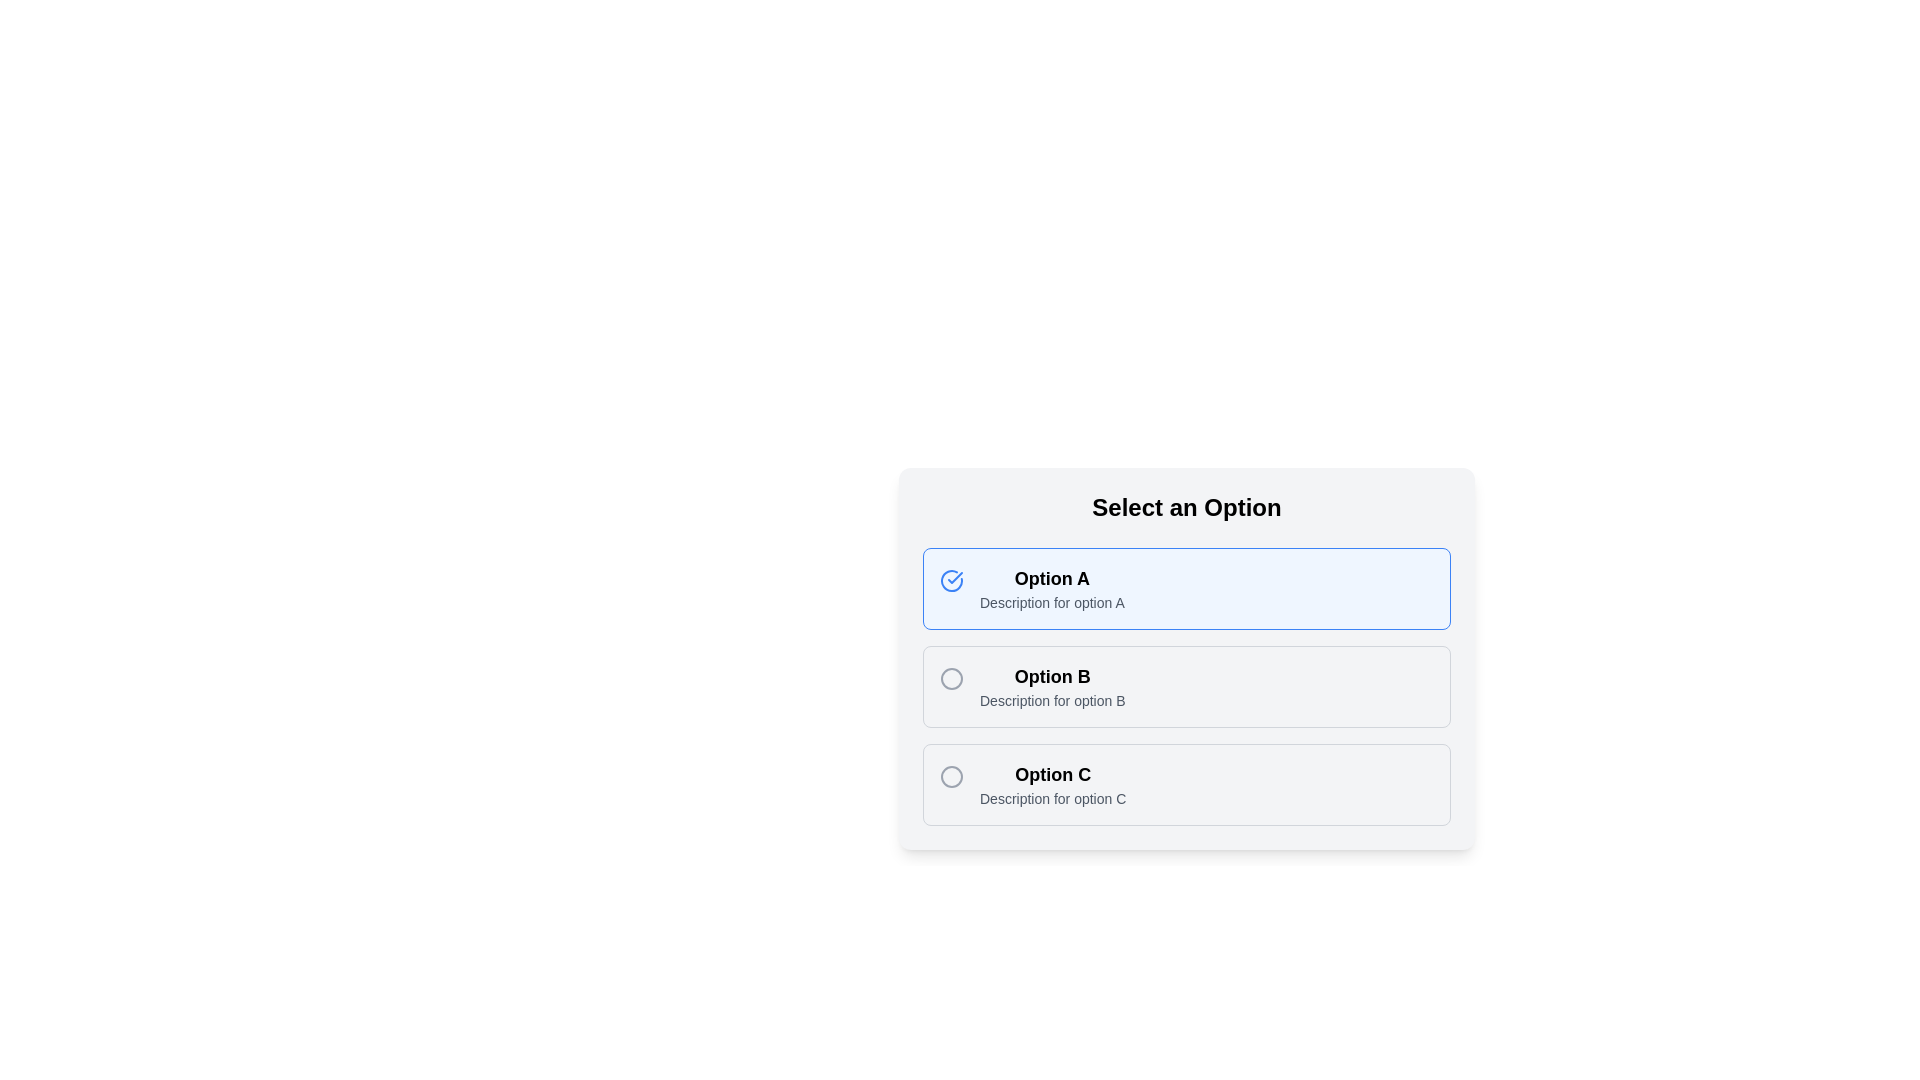 Image resolution: width=1920 pixels, height=1080 pixels. Describe the element at coordinates (1052, 784) in the screenshot. I see `the third list item labeled 'Option C'` at that location.